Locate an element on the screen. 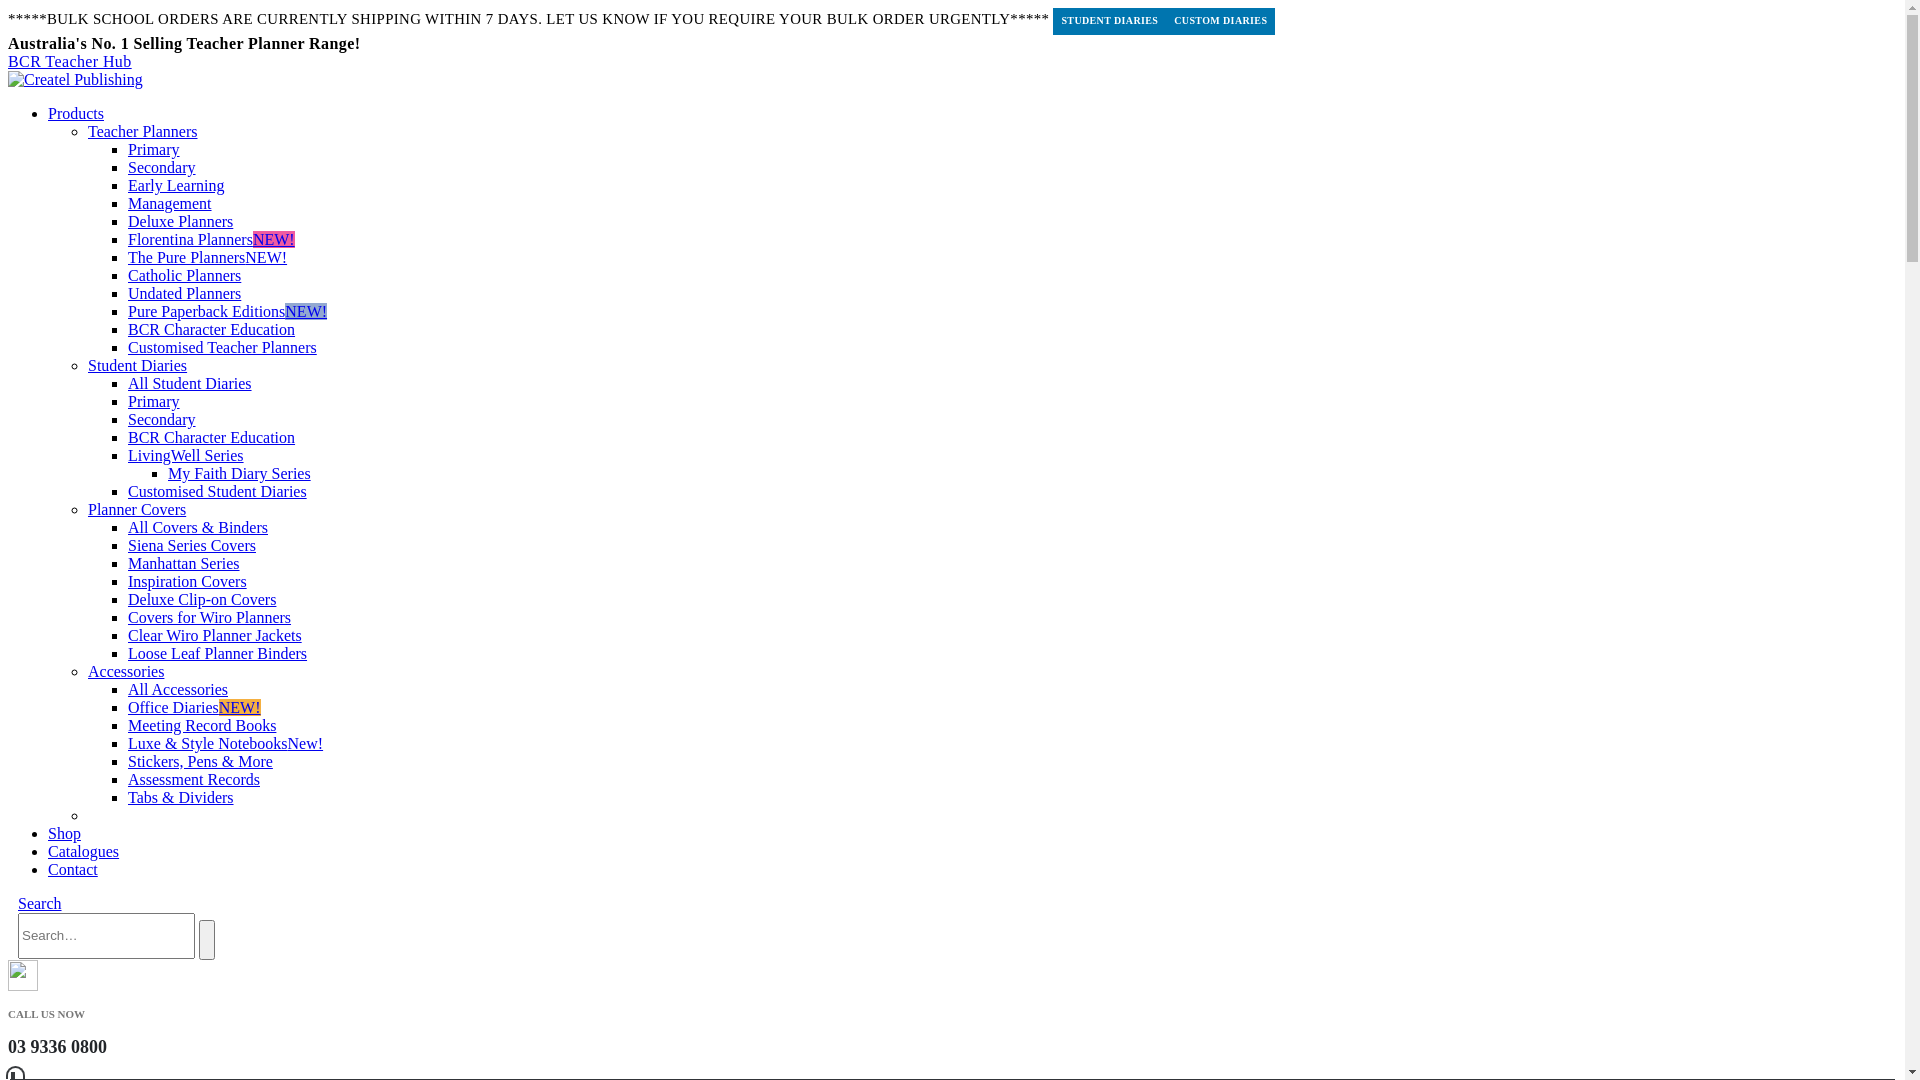 The width and height of the screenshot is (1920, 1080). 'Secondary' is located at coordinates (162, 418).